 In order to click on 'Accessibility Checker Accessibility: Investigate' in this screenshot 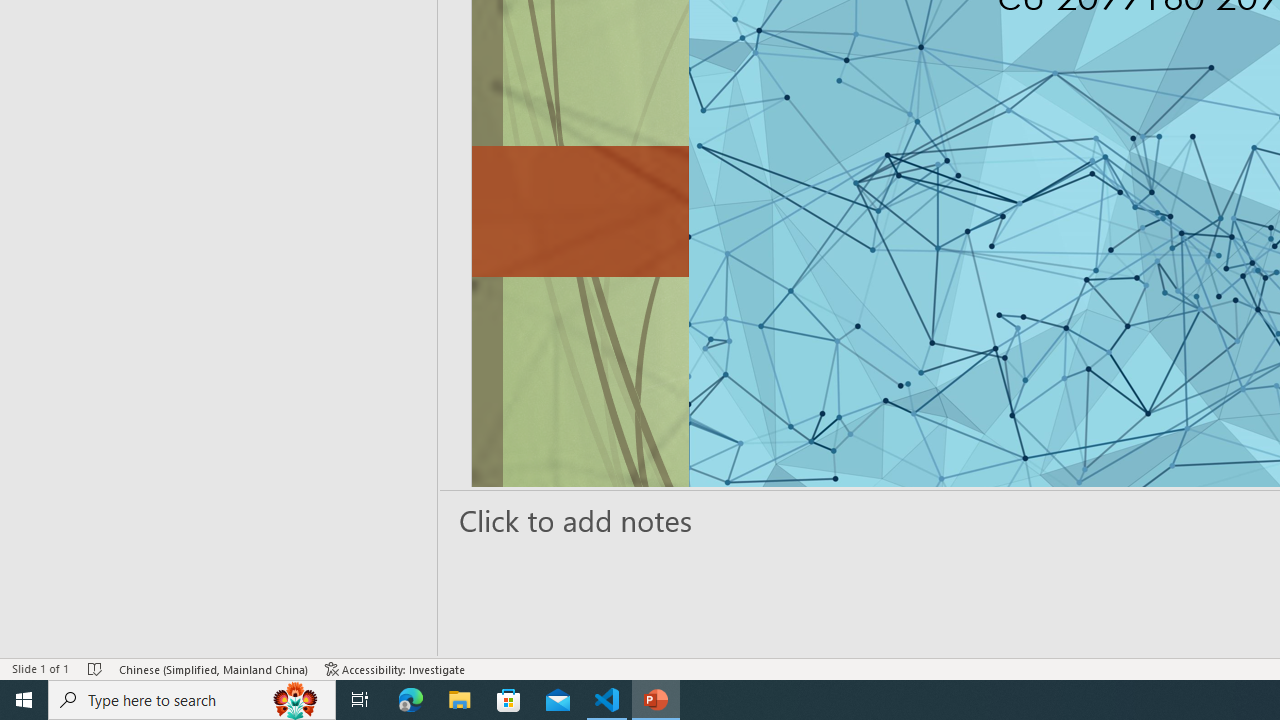, I will do `click(395, 669)`.